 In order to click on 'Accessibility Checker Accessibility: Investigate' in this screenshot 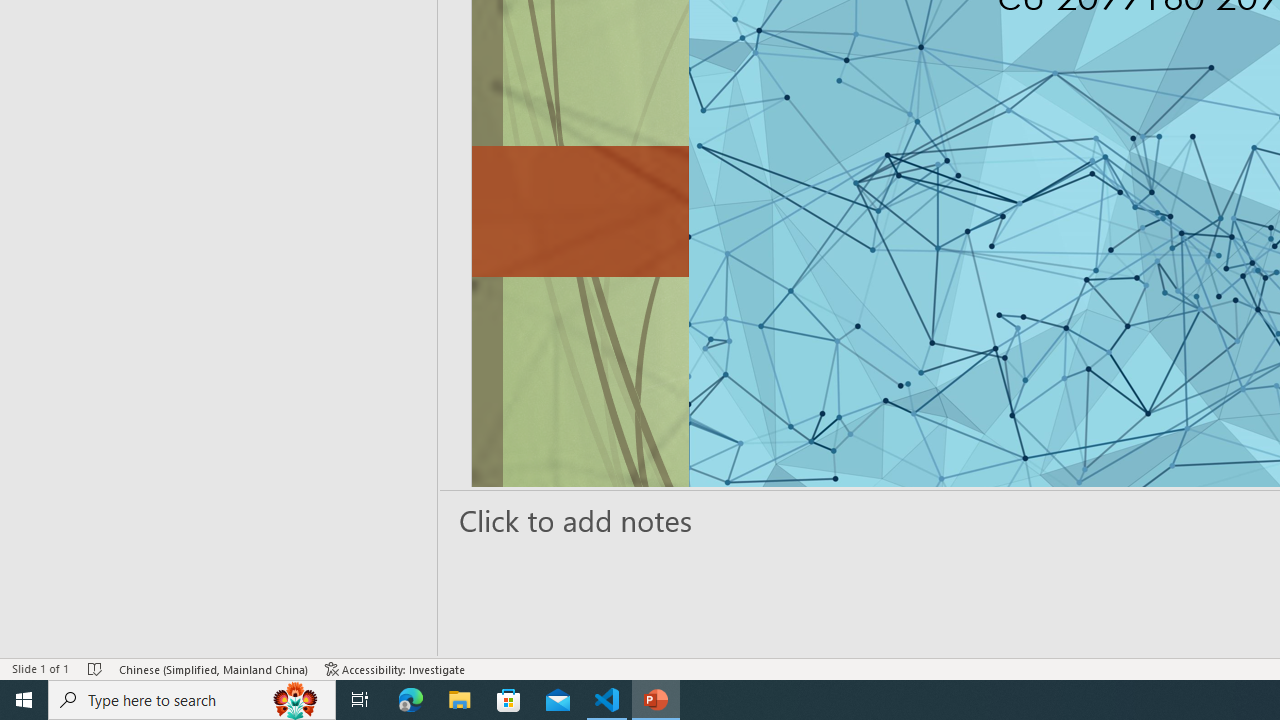, I will do `click(395, 669)`.